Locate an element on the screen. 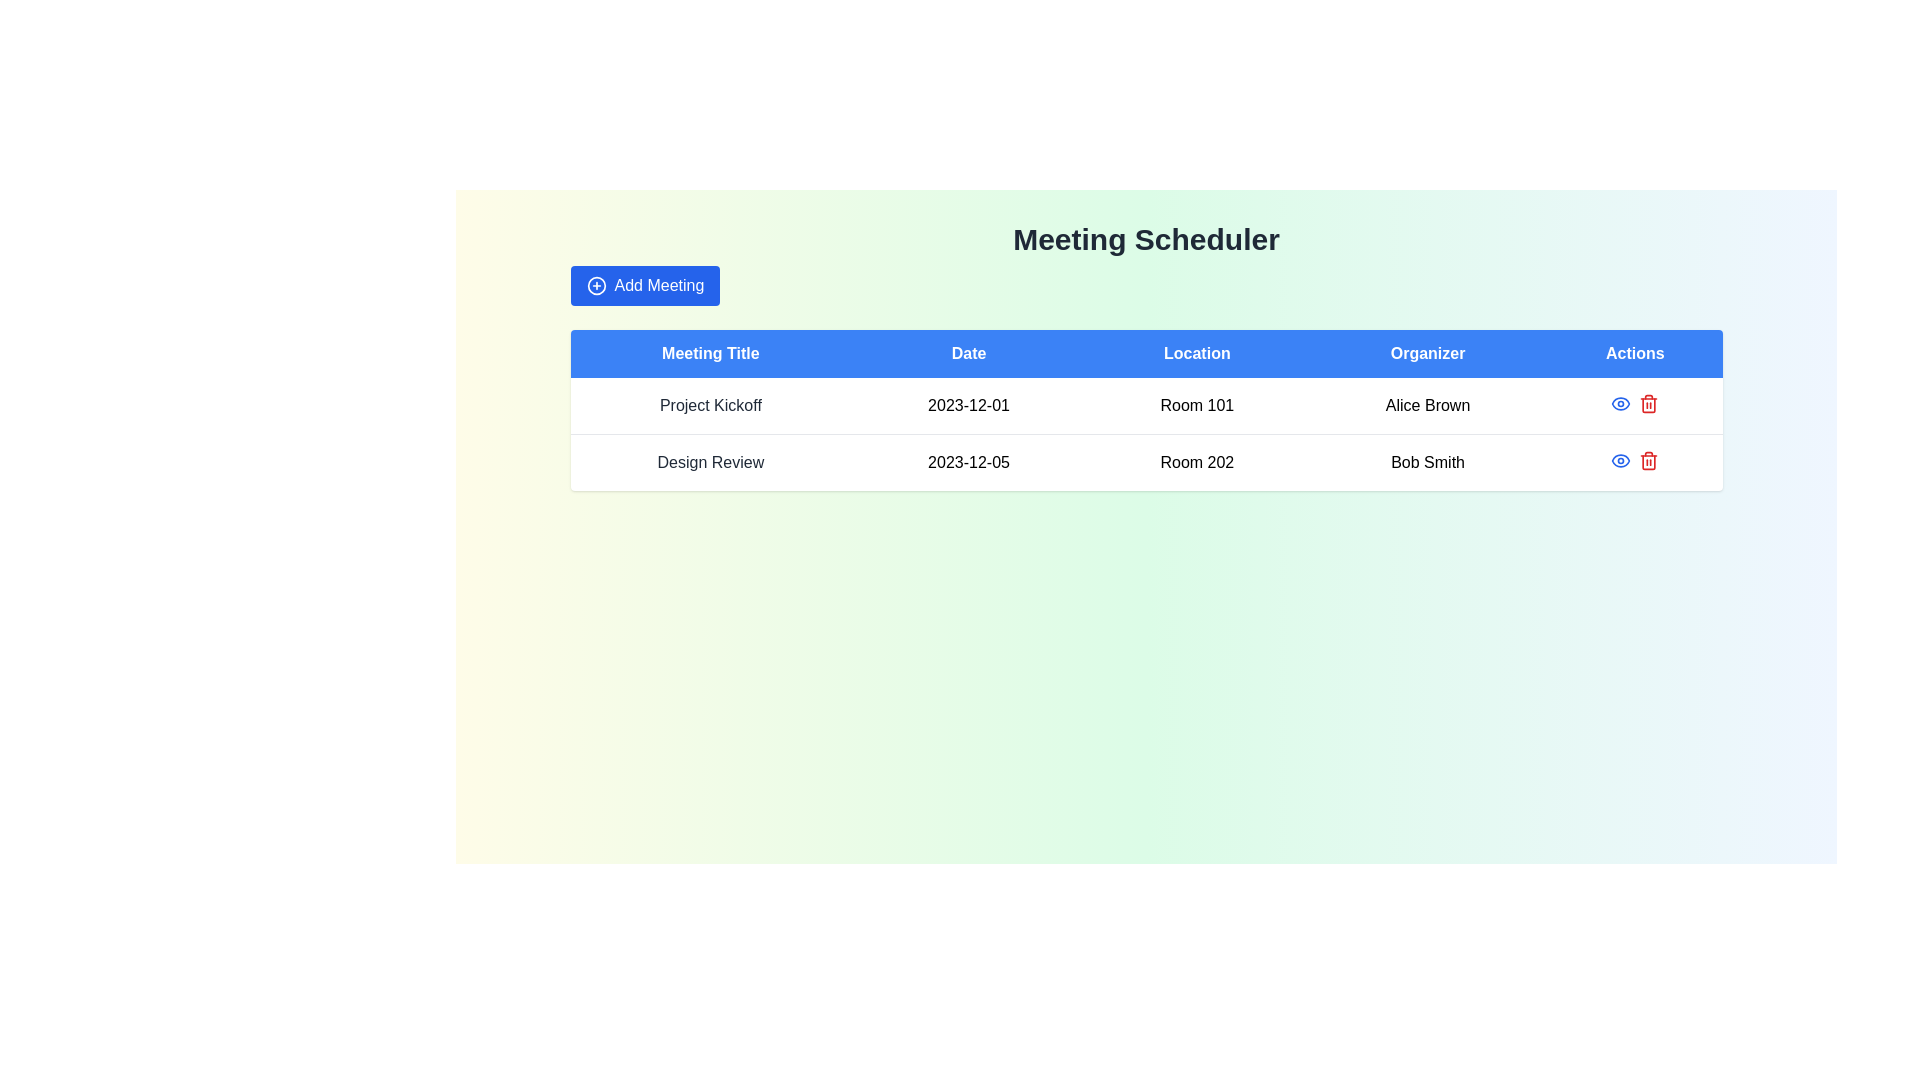  the delete icon button located in the 'Actions' column of the second row in the table, positioned to the right of the blue eye button is located at coordinates (1649, 404).